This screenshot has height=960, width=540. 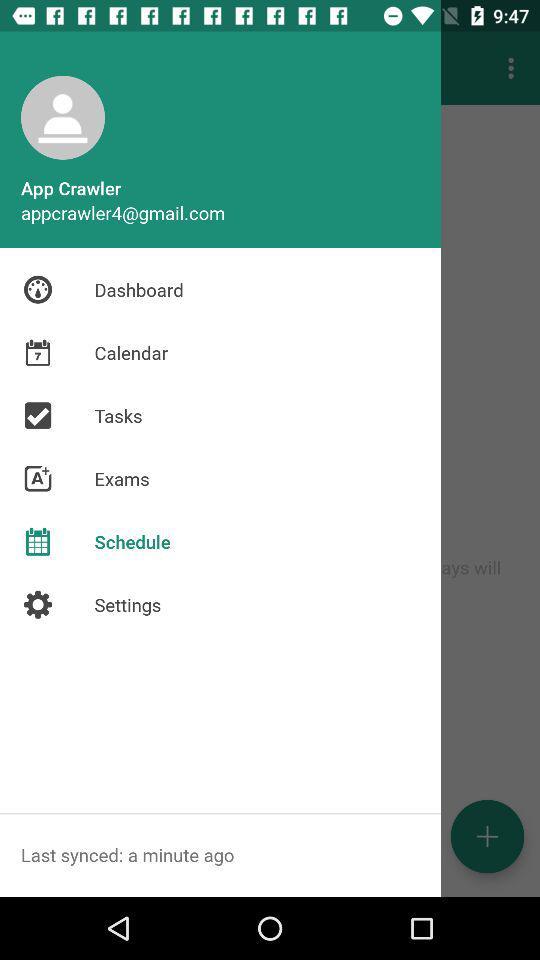 What do you see at coordinates (486, 836) in the screenshot?
I see `the add icon` at bounding box center [486, 836].